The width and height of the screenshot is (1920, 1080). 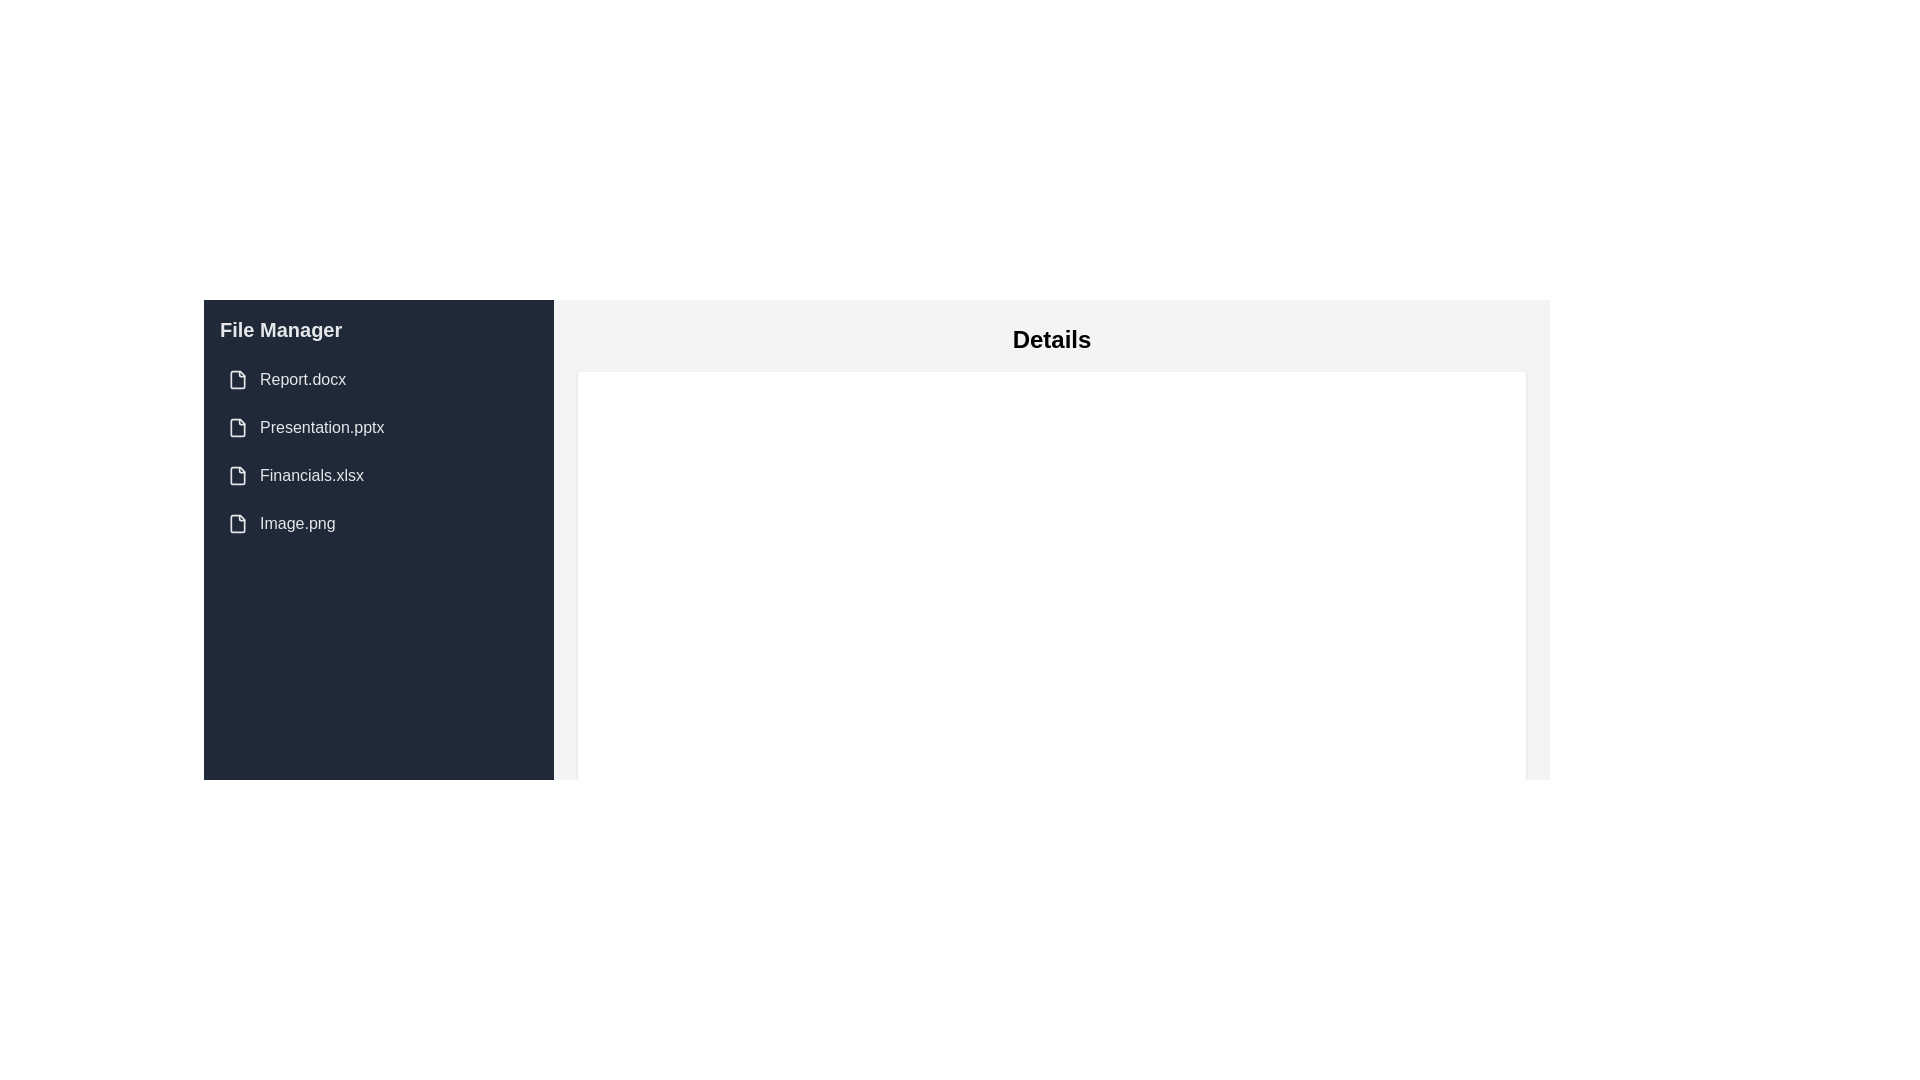 I want to click on the first file entry 'Report.docx' in the file manager interface, so click(x=379, y=380).